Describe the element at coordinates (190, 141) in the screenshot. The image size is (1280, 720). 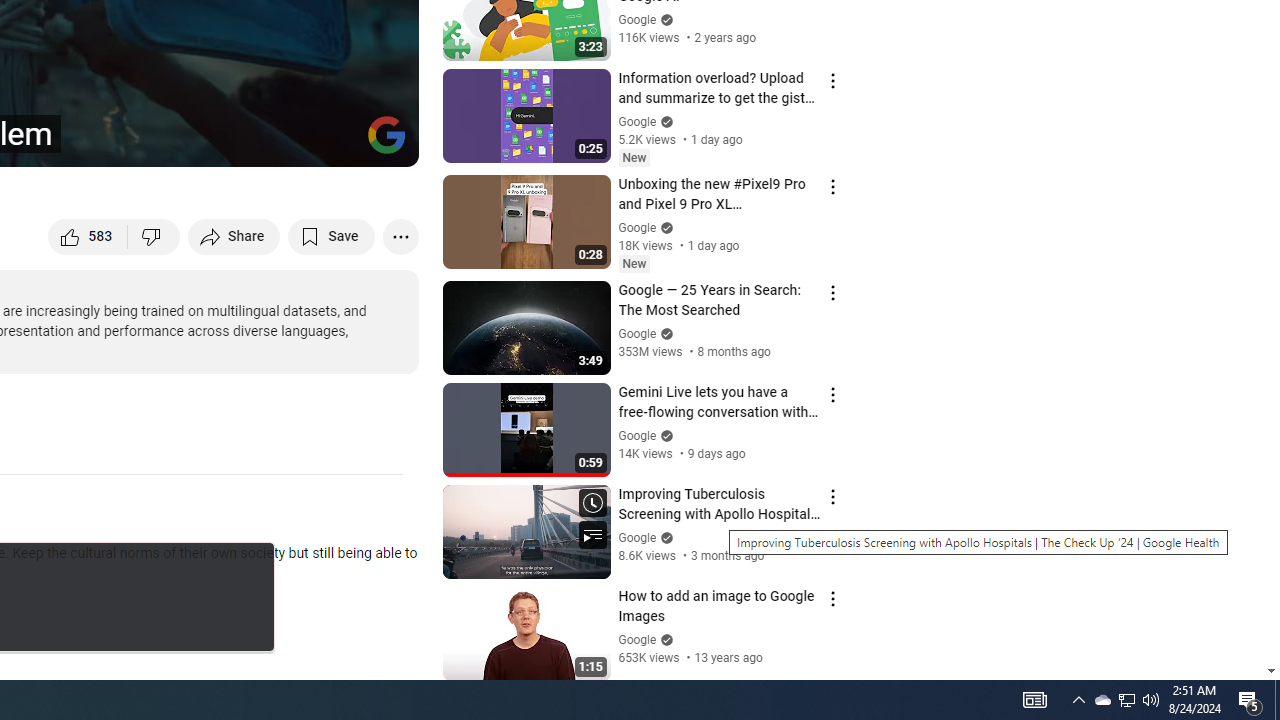
I see `'Subtitles/closed captions unavailable'` at that location.